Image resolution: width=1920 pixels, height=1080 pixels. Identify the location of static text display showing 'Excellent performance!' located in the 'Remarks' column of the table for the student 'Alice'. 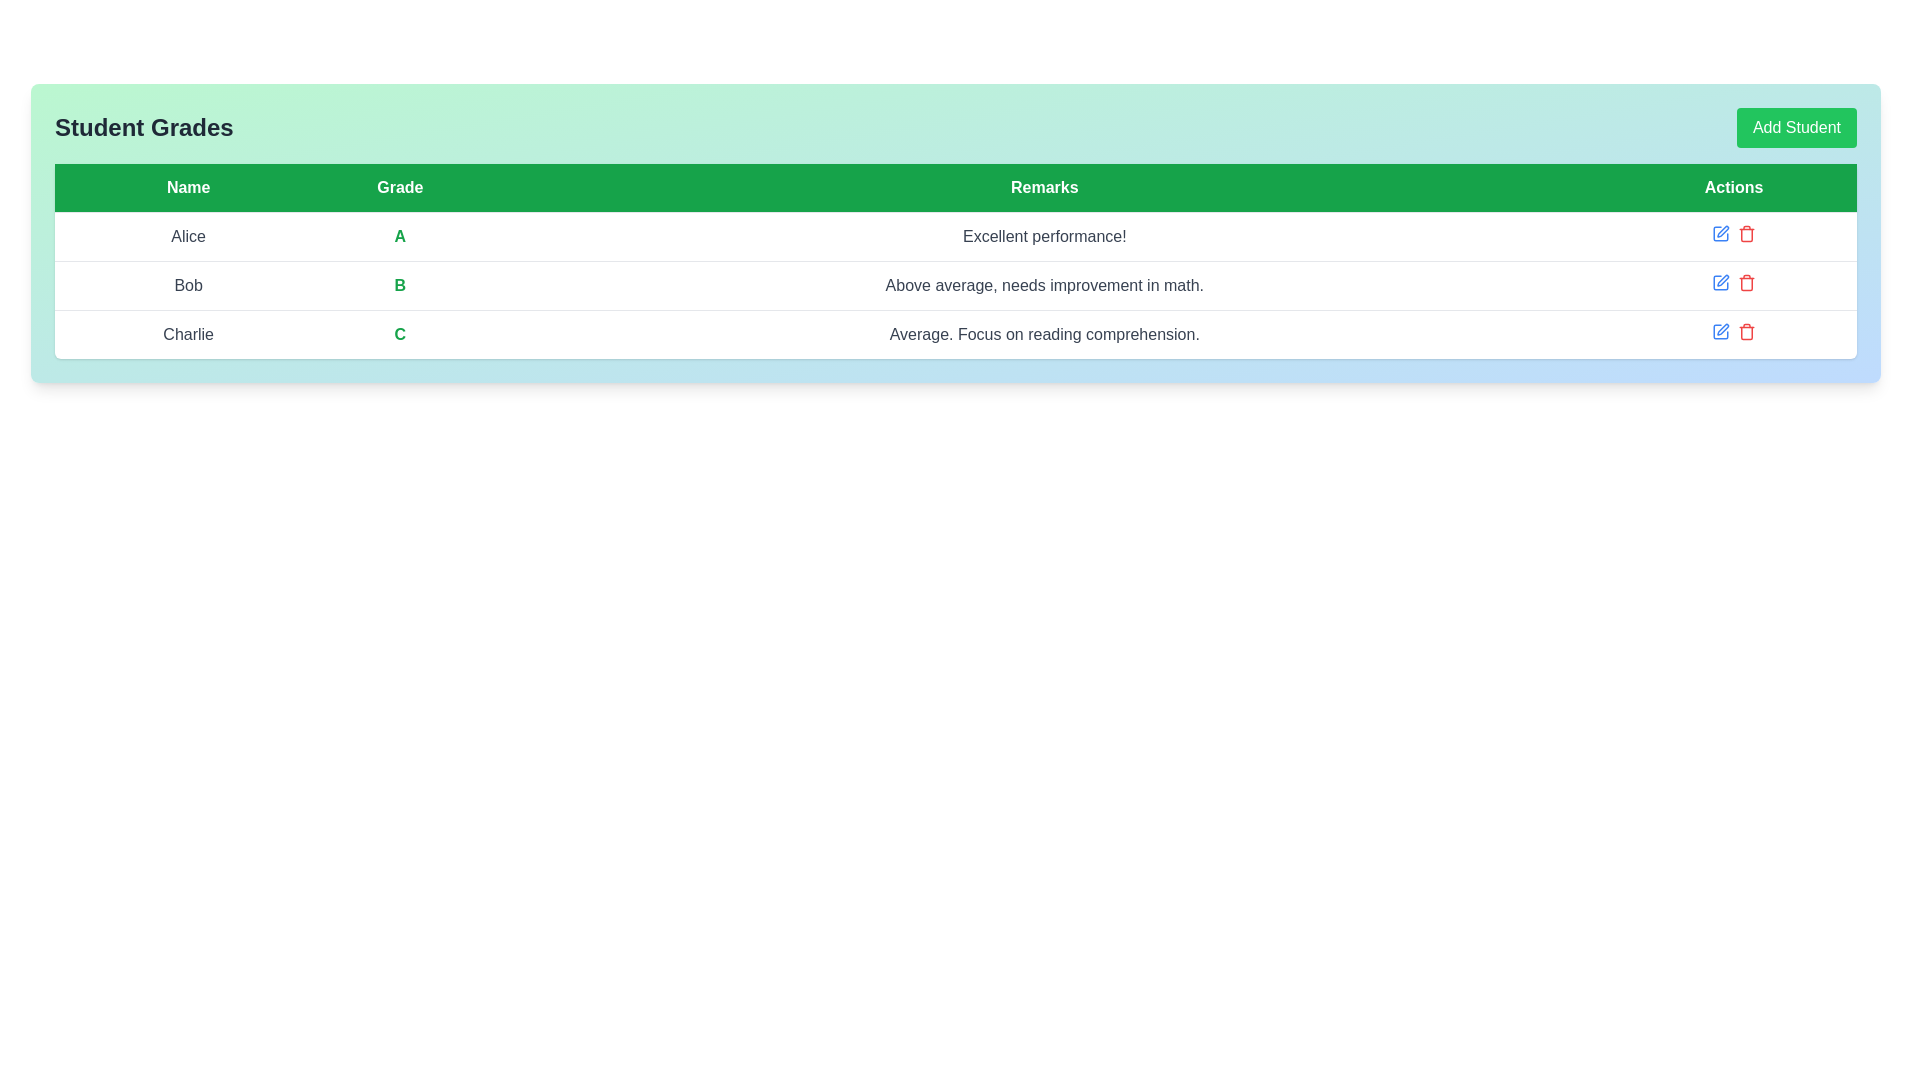
(1043, 235).